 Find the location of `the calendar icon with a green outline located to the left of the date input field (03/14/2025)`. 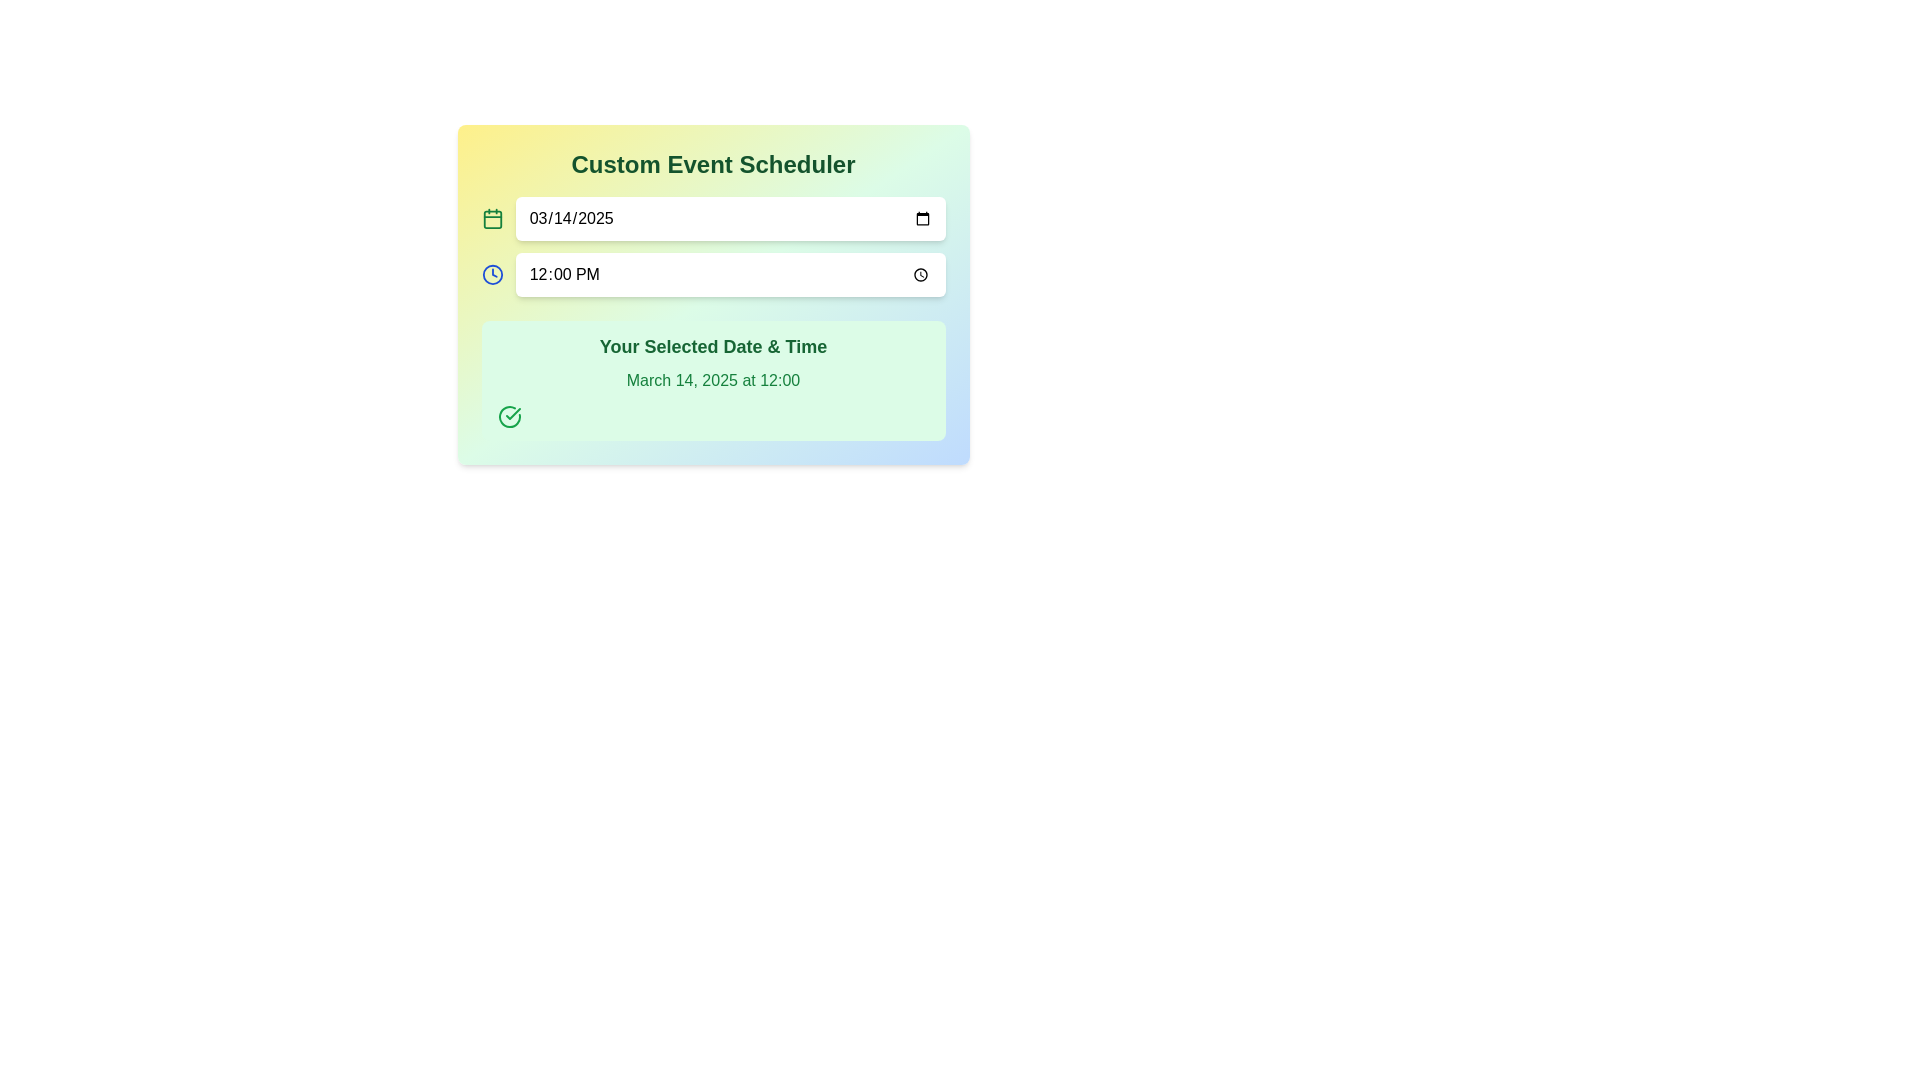

the calendar icon with a green outline located to the left of the date input field (03/14/2025) is located at coordinates (492, 219).